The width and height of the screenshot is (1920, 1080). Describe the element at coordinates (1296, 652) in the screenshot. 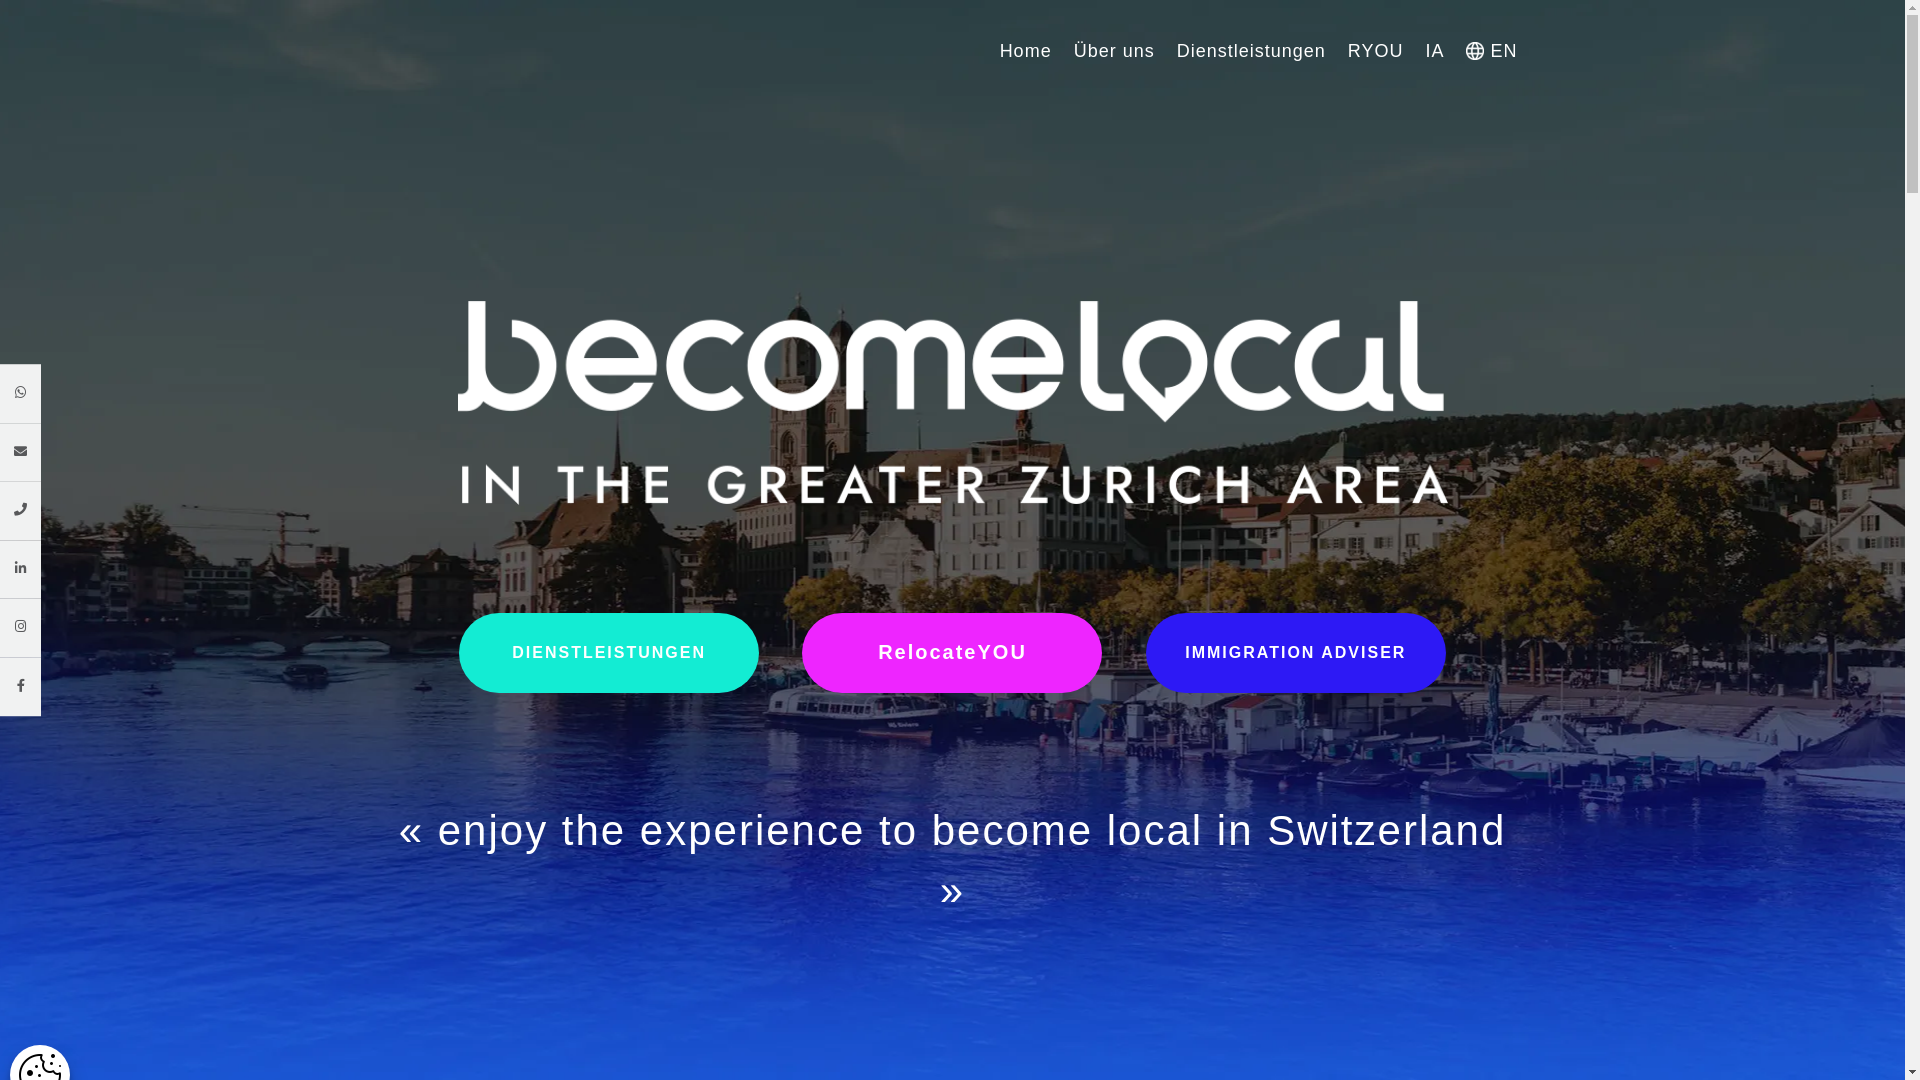

I see `'IMMIGRATION ADVISER'` at that location.